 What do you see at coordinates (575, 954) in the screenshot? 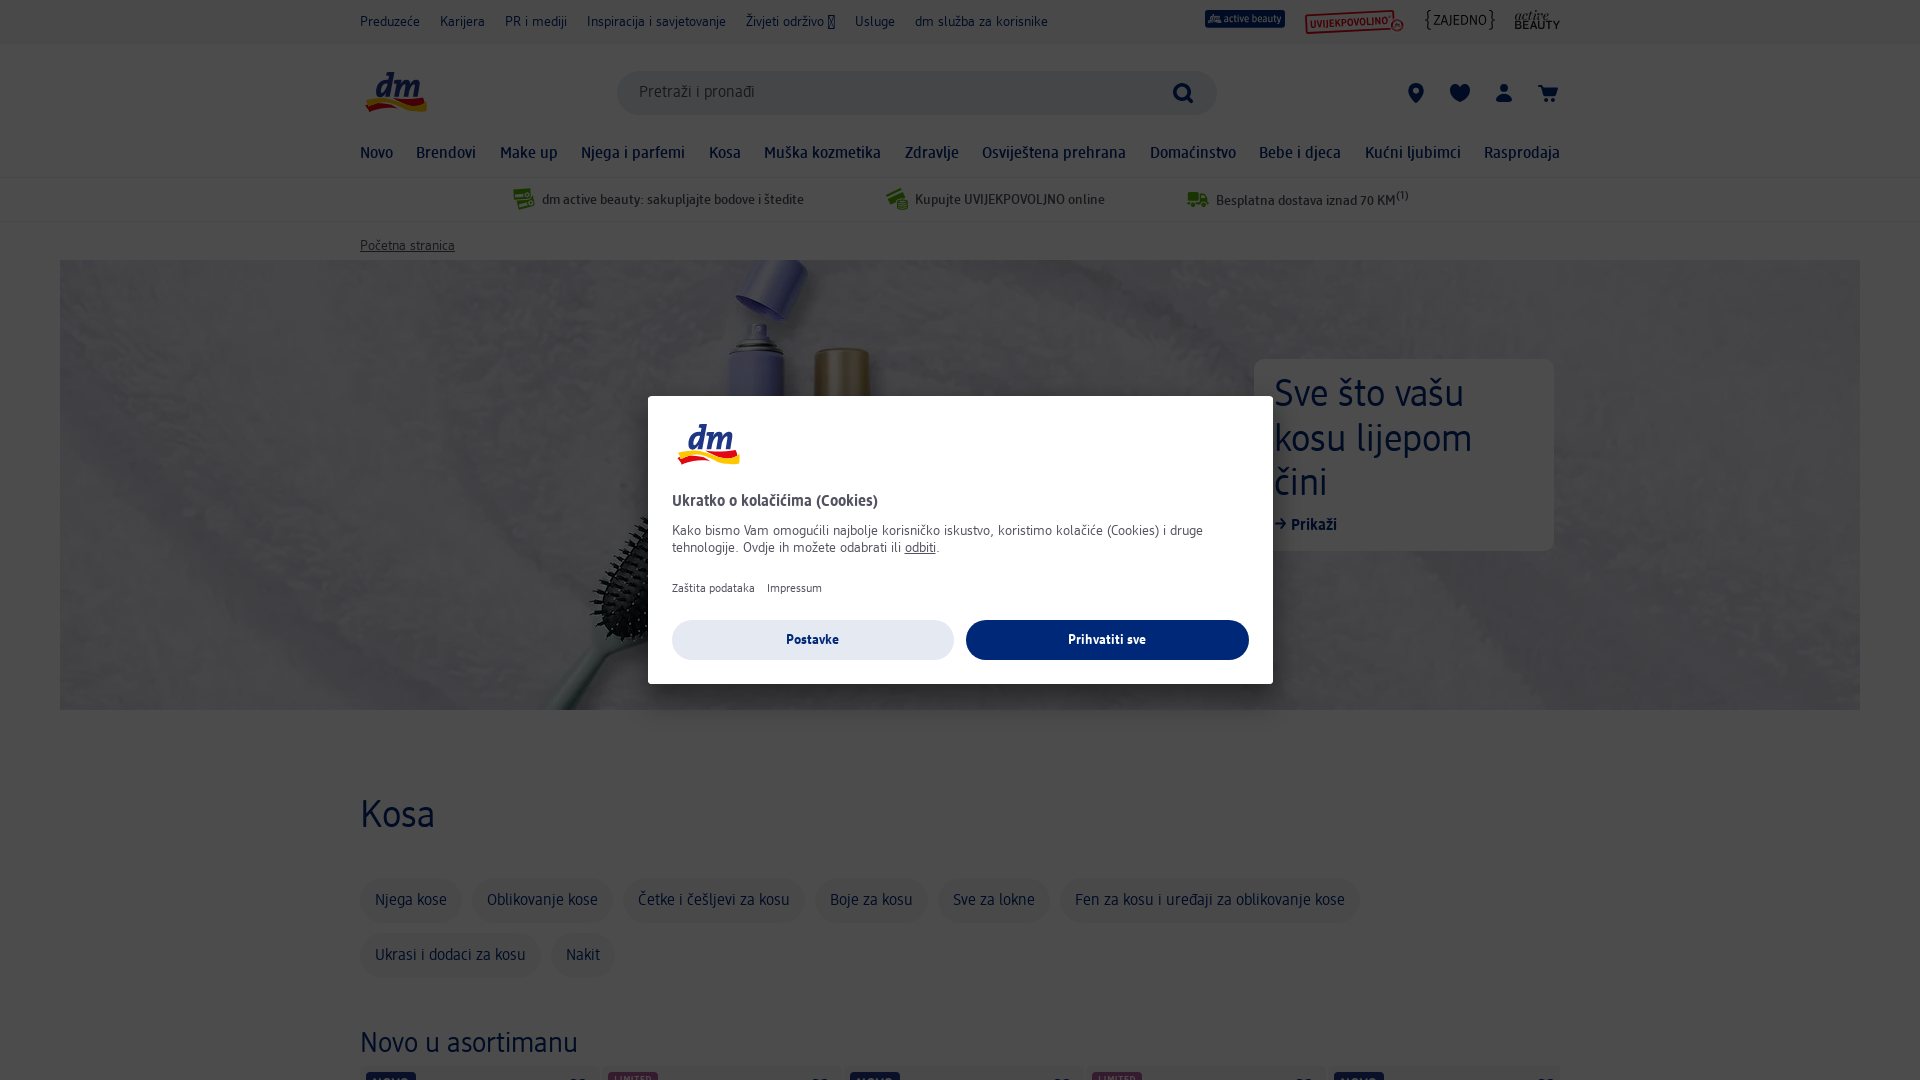
I see `'Nakit'` at bounding box center [575, 954].